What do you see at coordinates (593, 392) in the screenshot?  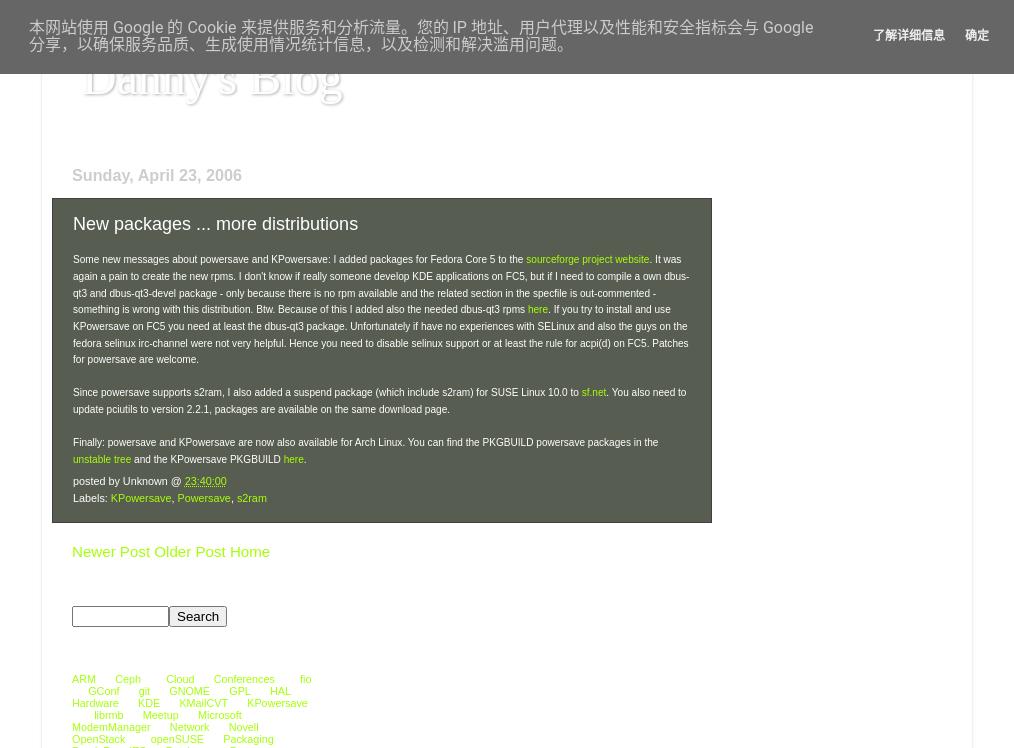 I see `'sf.net'` at bounding box center [593, 392].